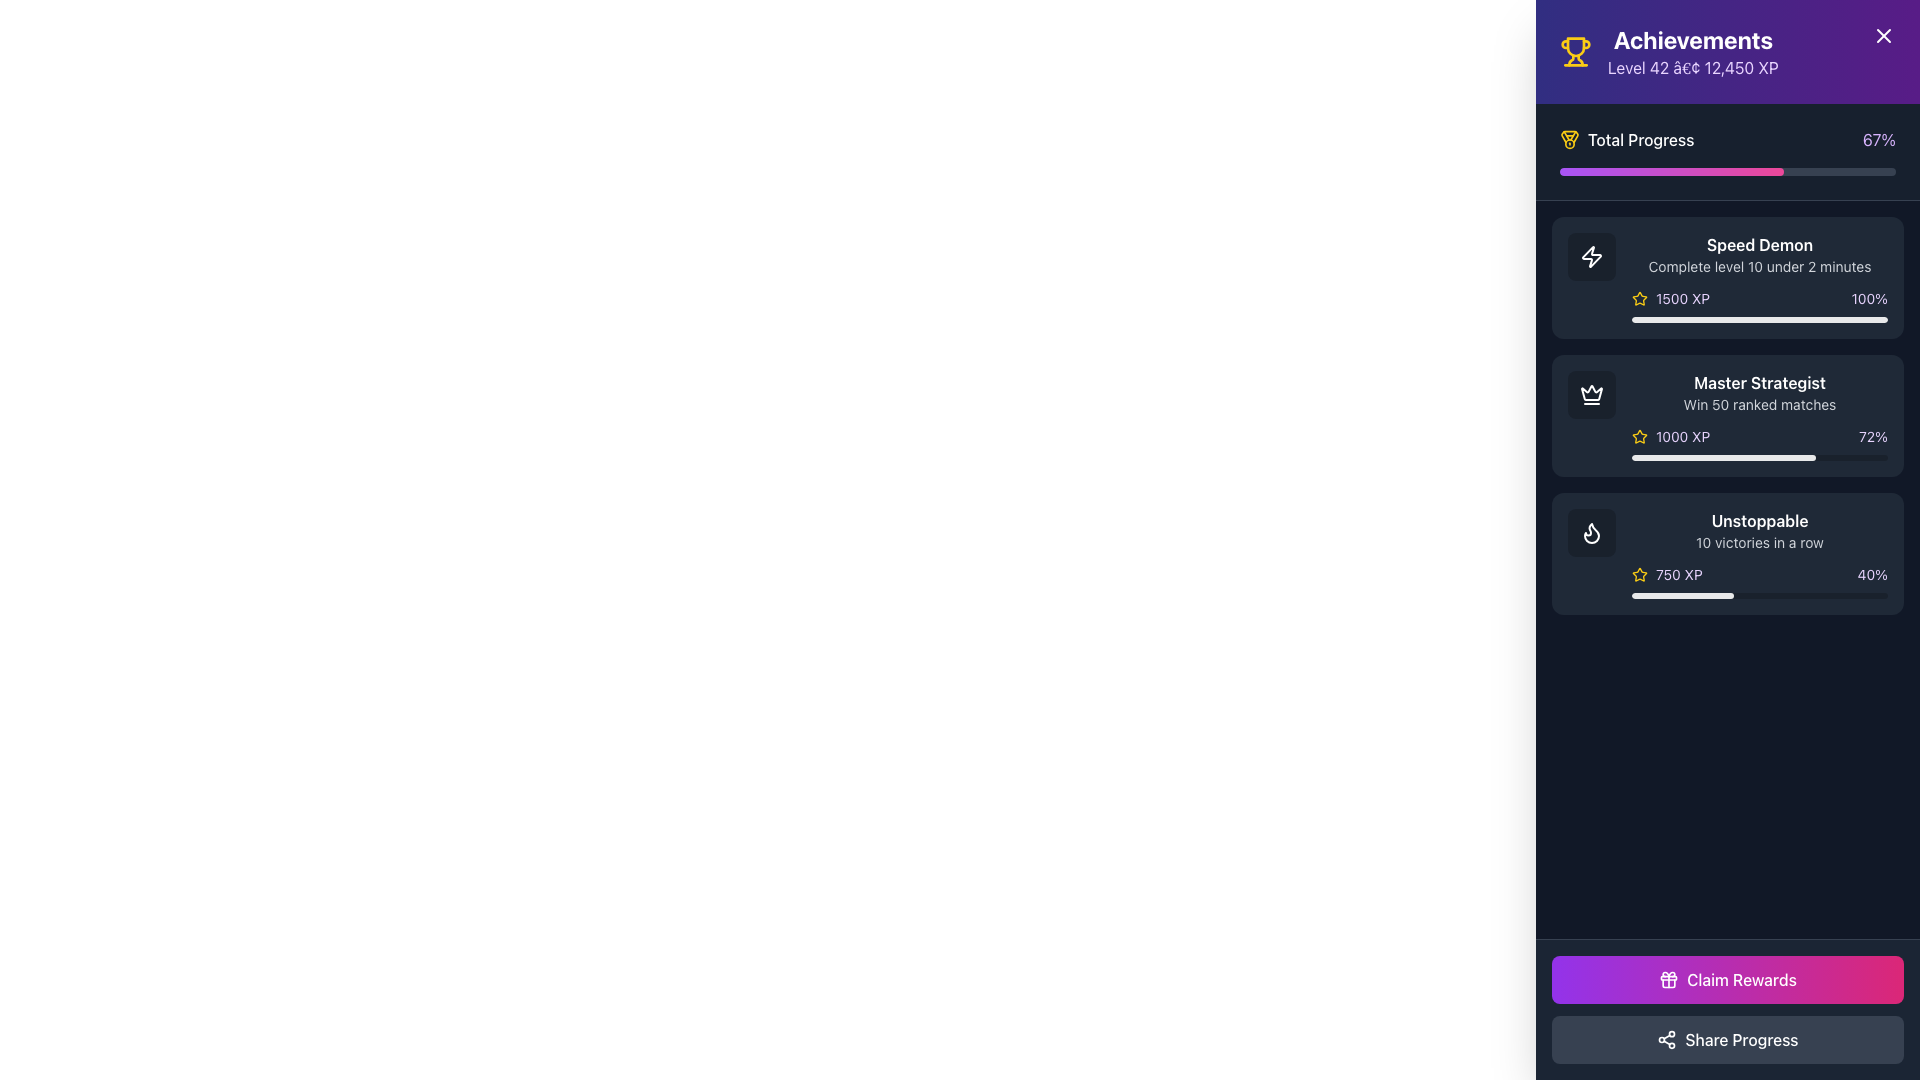 The image size is (1920, 1080). I want to click on the 'Claim Rewards' button, which is a gradient button with rounded corners and a gift box icon, to identify its function, so click(1727, 978).